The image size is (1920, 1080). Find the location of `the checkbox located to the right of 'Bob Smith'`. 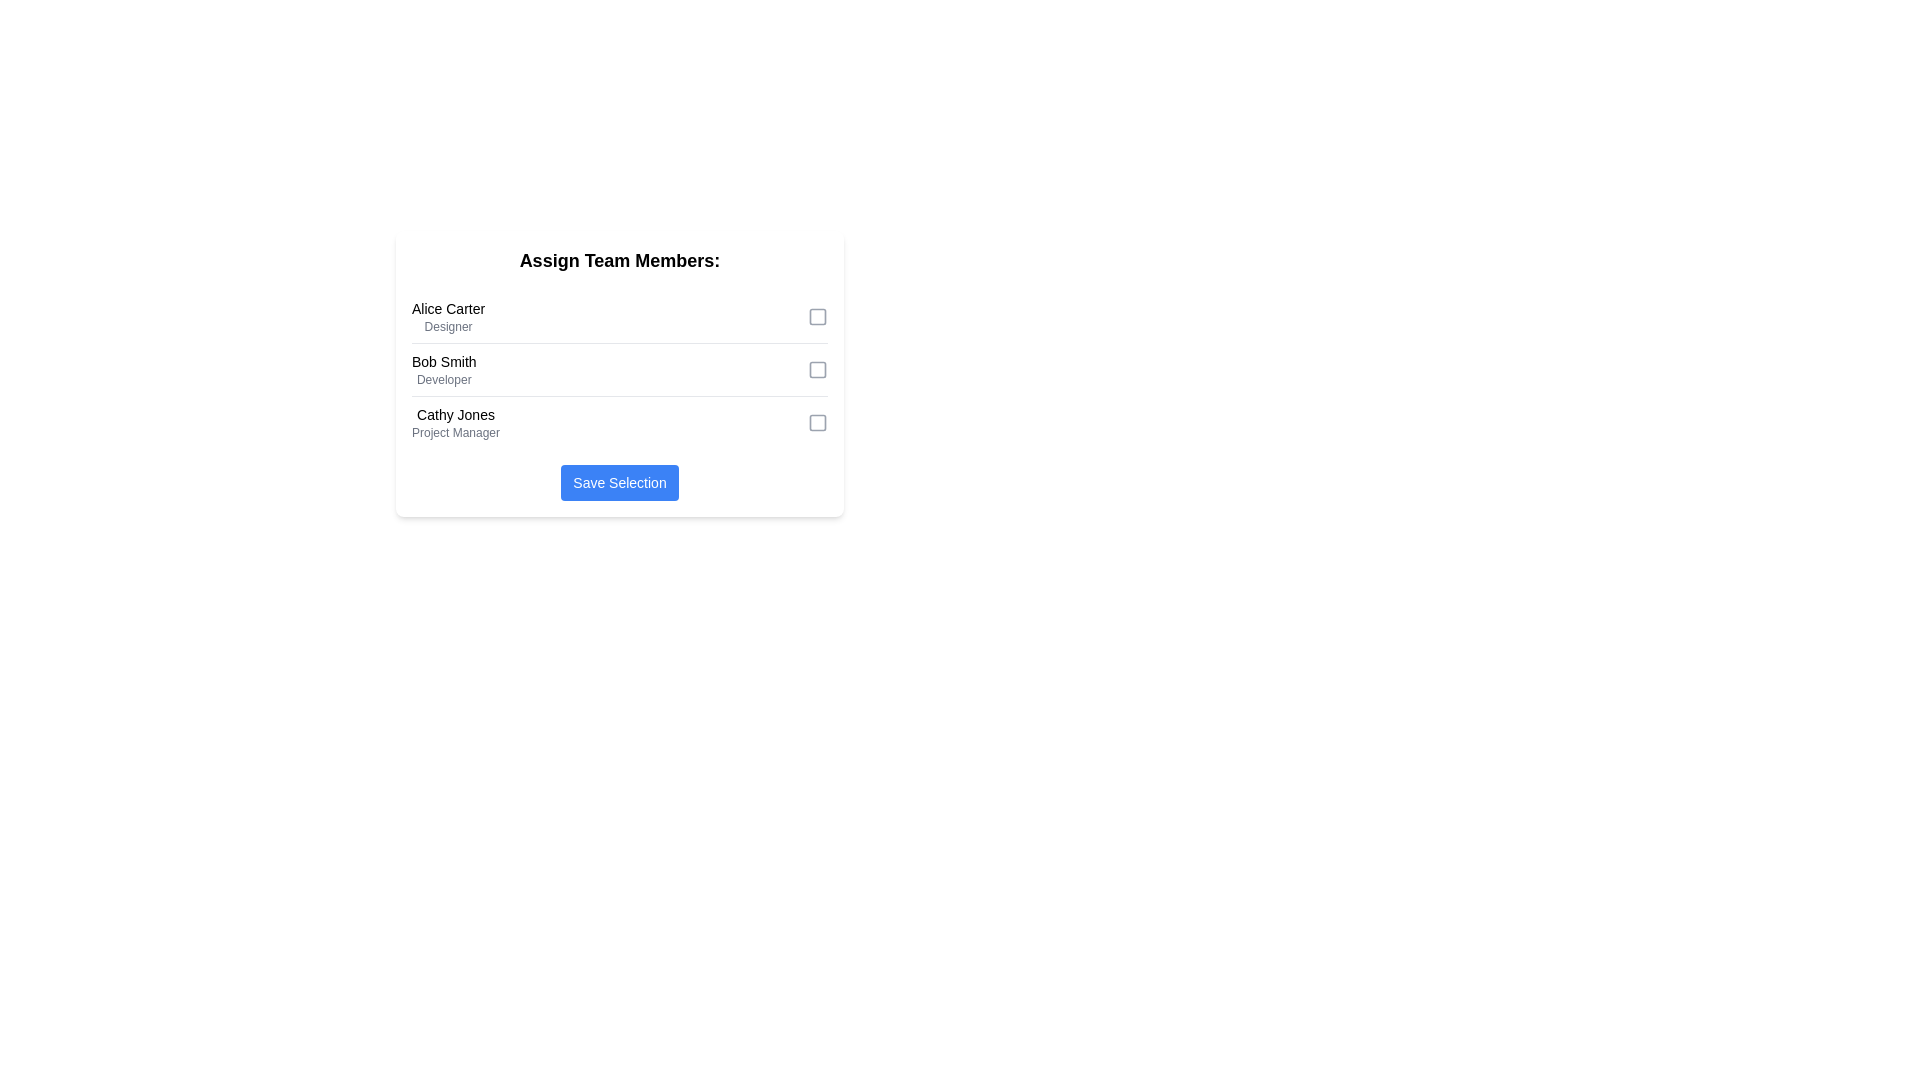

the checkbox located to the right of 'Bob Smith' is located at coordinates (817, 370).